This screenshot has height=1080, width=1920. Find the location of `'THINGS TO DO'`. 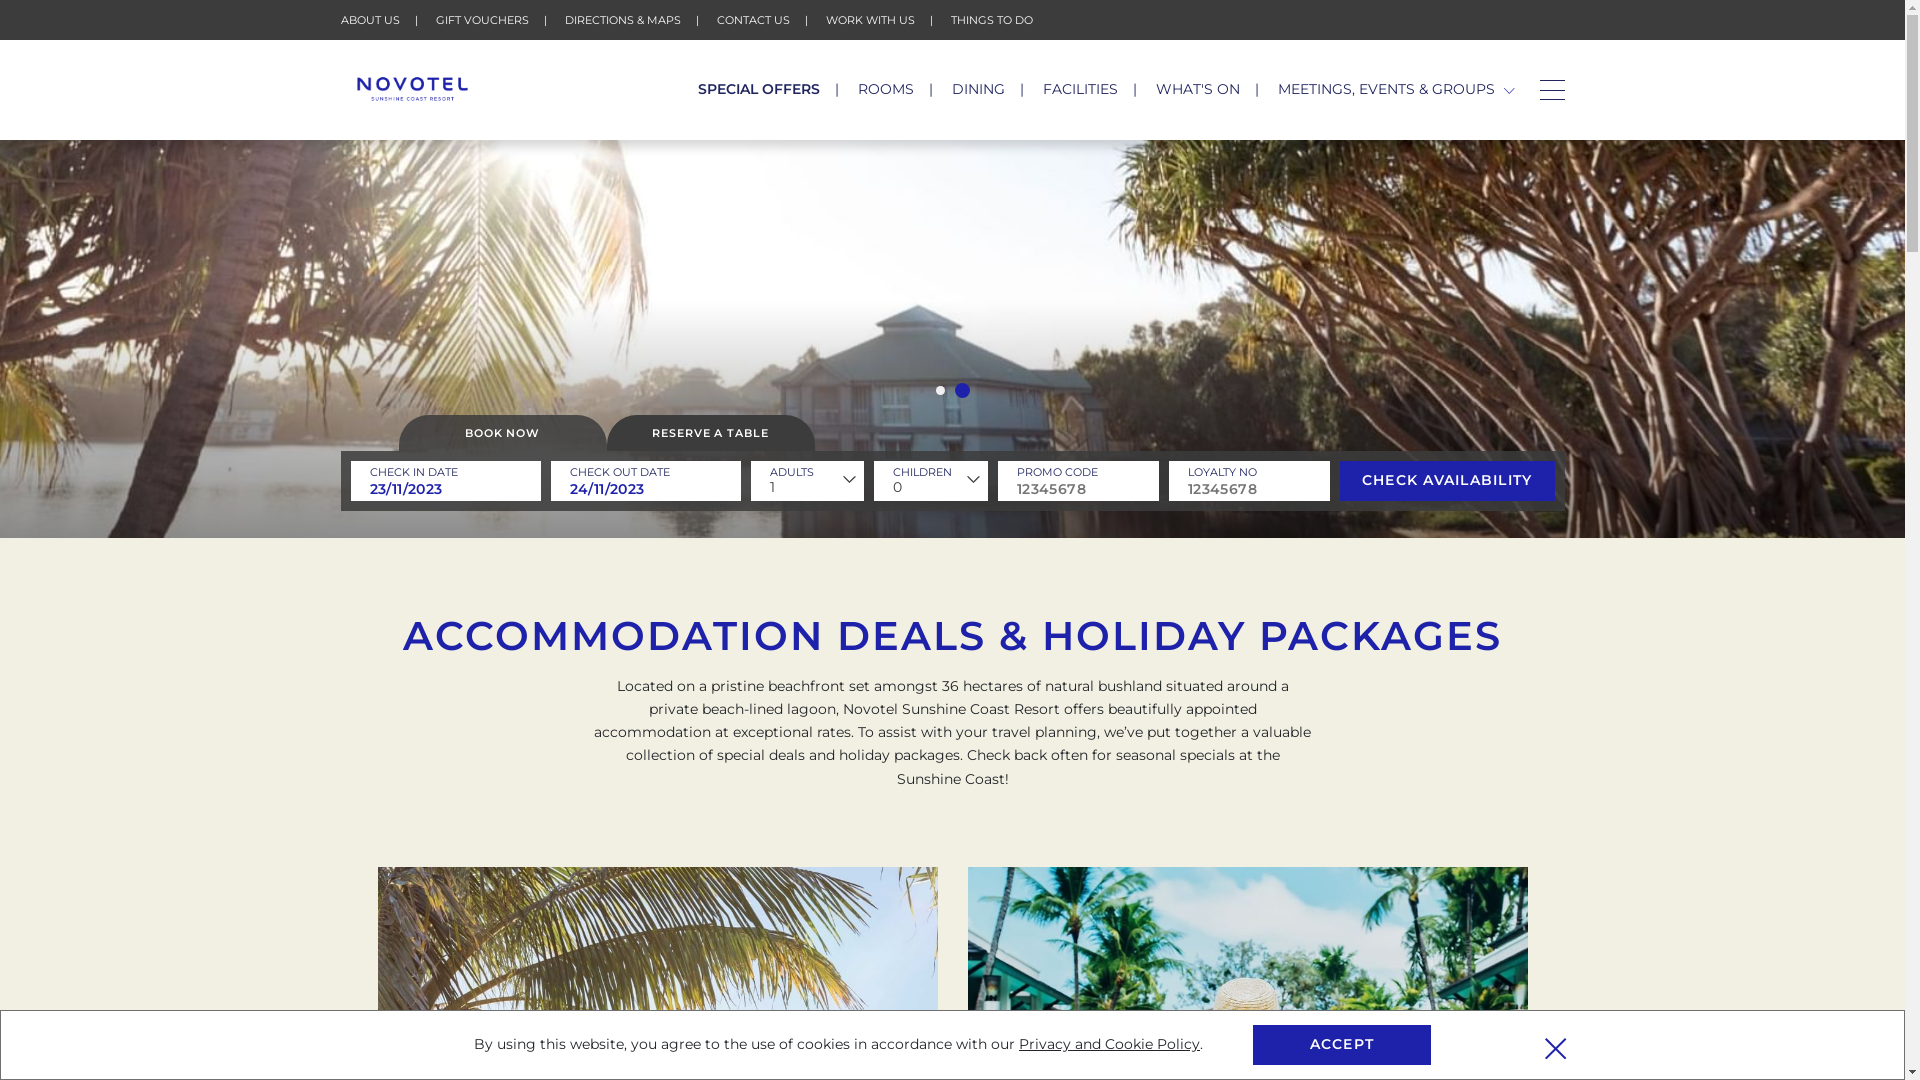

'THINGS TO DO' is located at coordinates (990, 19).